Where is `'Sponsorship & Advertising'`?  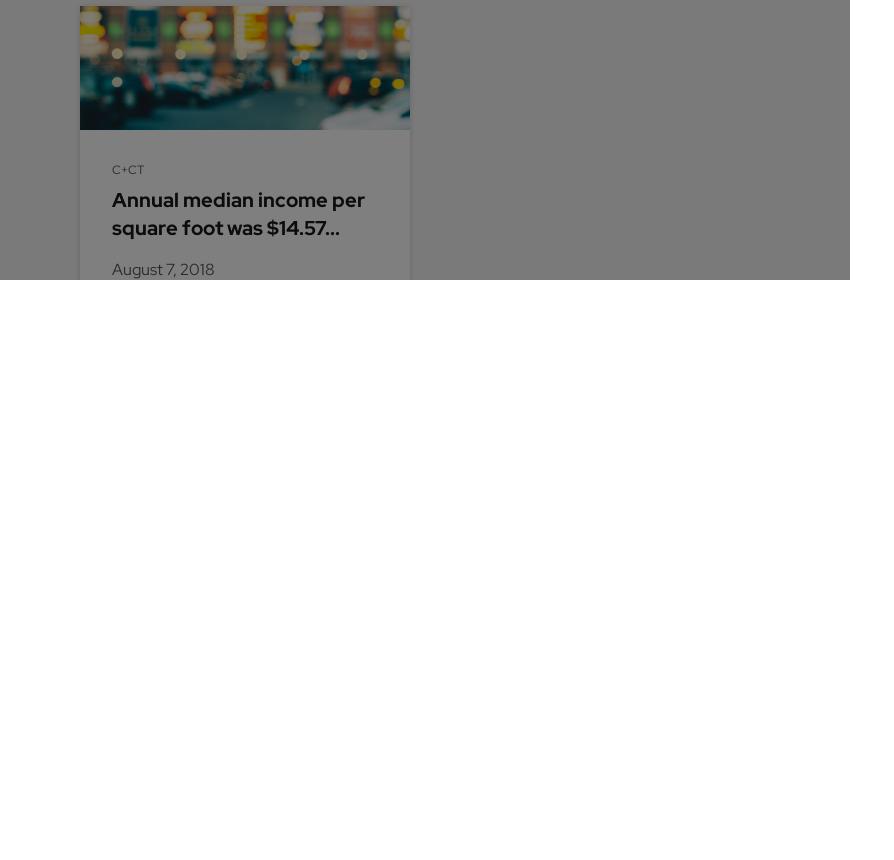 'Sponsorship & Advertising' is located at coordinates (408, 569).